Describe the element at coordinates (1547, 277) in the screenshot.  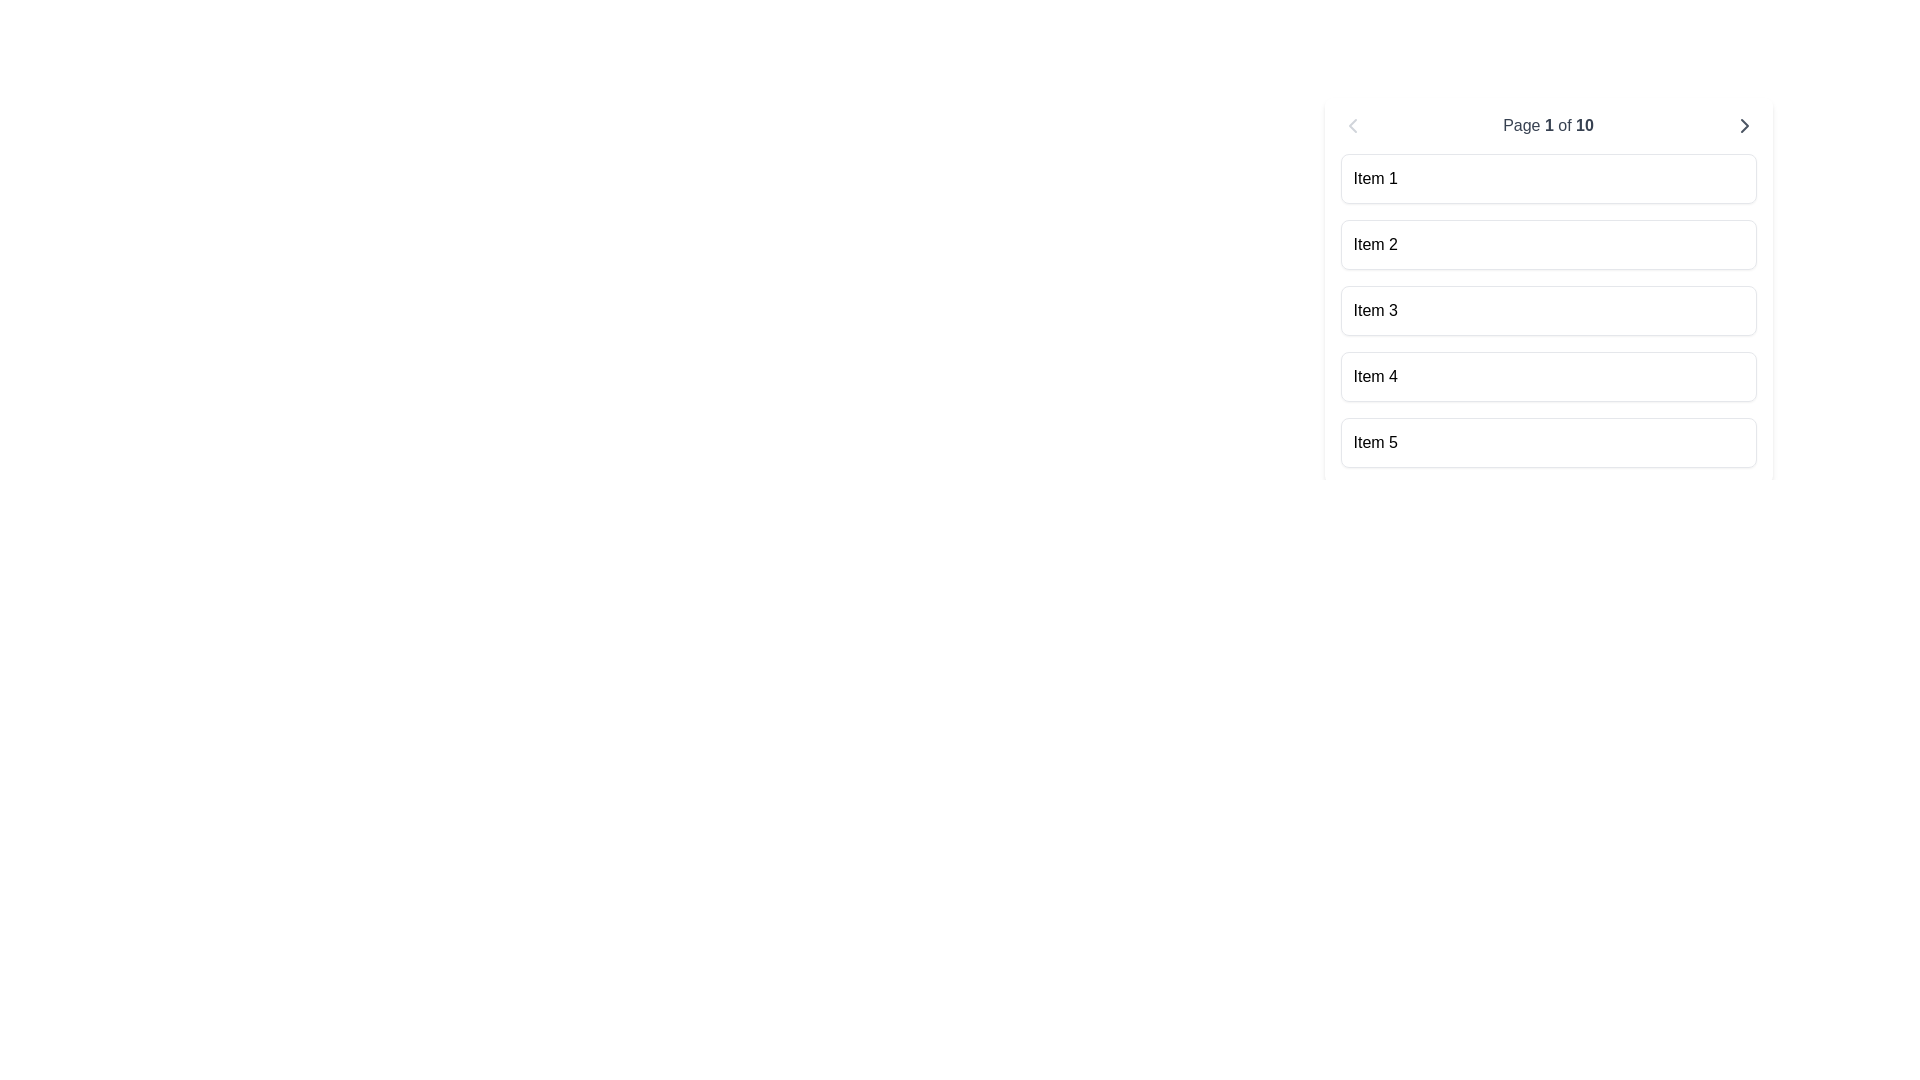
I see `the Scrollable List located in the top-right region of the interface` at that location.